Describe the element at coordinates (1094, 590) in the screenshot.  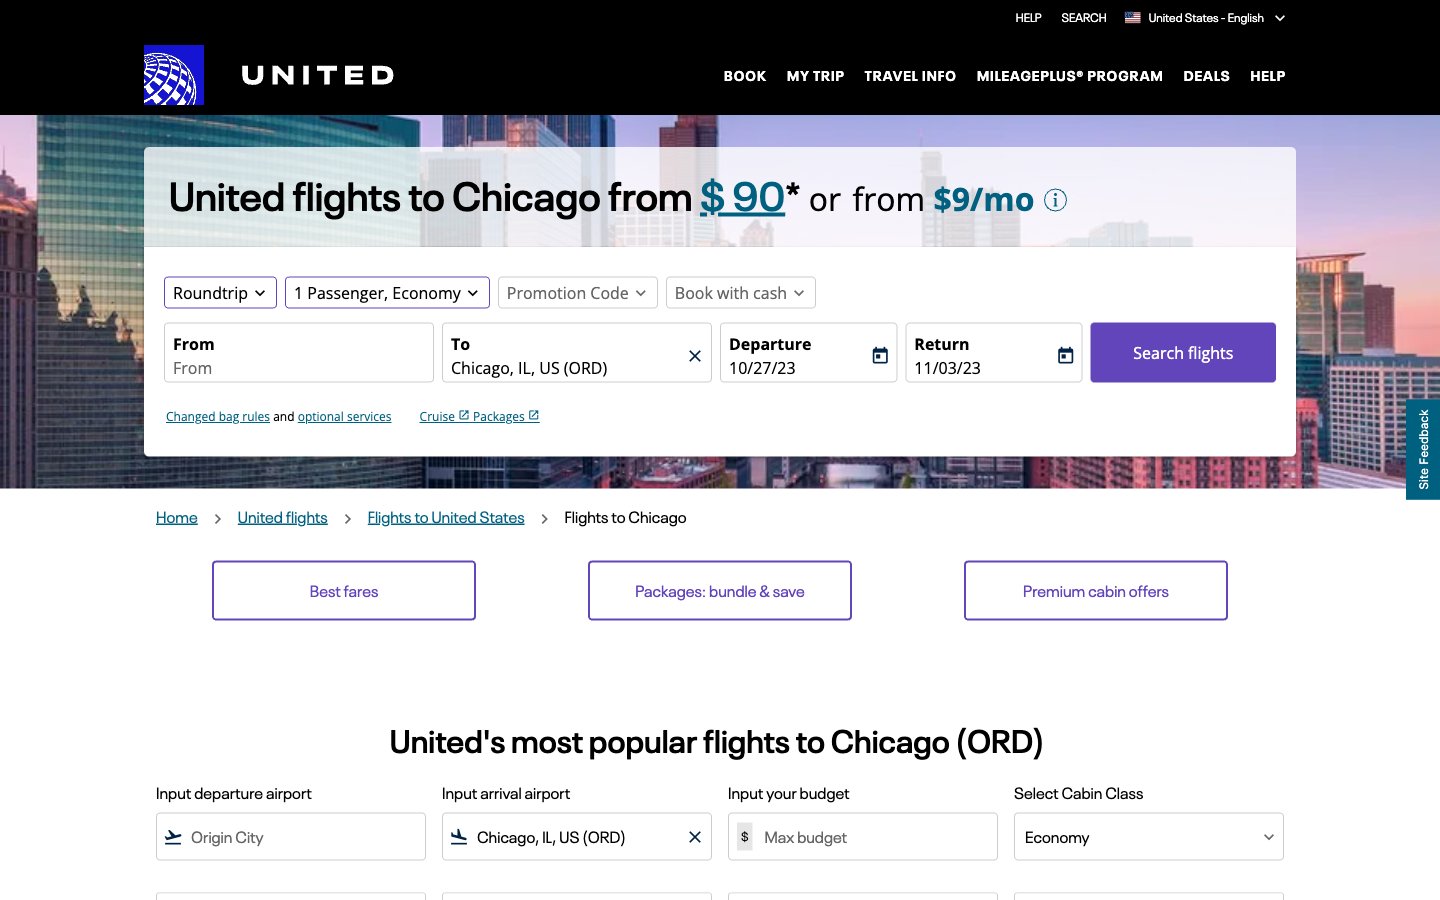
I see `Premium Cabin Promotions` at that location.